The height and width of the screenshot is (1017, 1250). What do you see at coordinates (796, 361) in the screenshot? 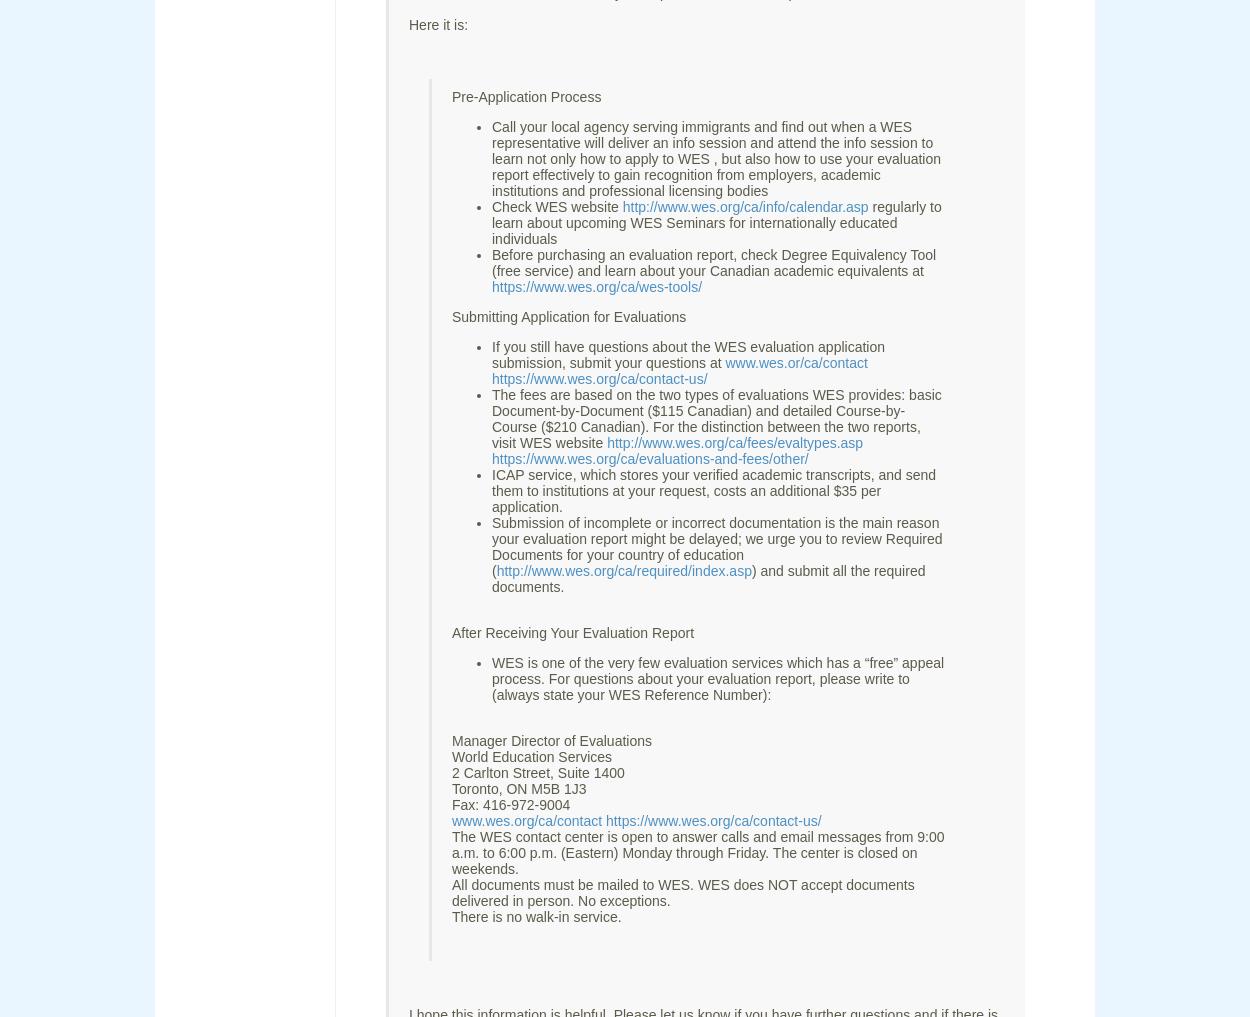
I see `'www.wes.or/ca/contact'` at bounding box center [796, 361].